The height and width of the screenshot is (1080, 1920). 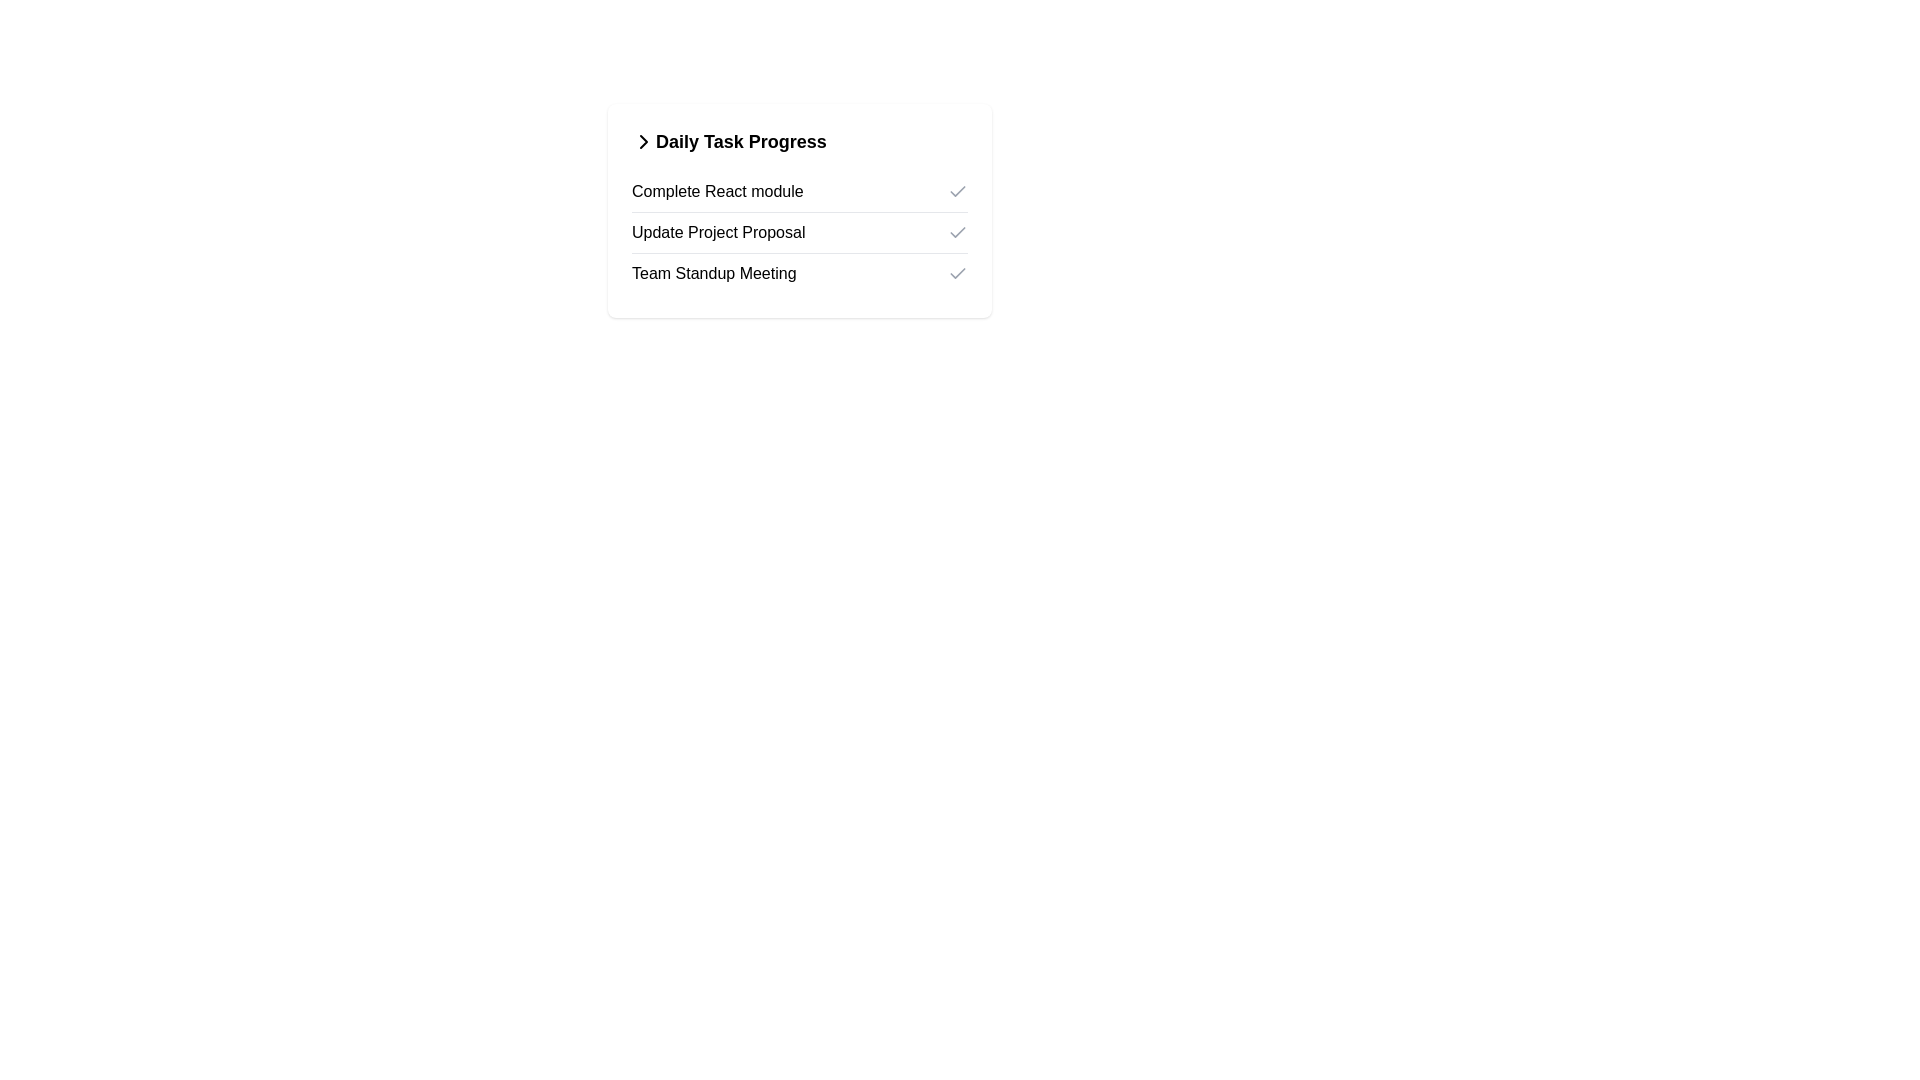 I want to click on the Check Mark icon that confirms the completion of the 'Update Project Proposal' task, so click(x=957, y=231).